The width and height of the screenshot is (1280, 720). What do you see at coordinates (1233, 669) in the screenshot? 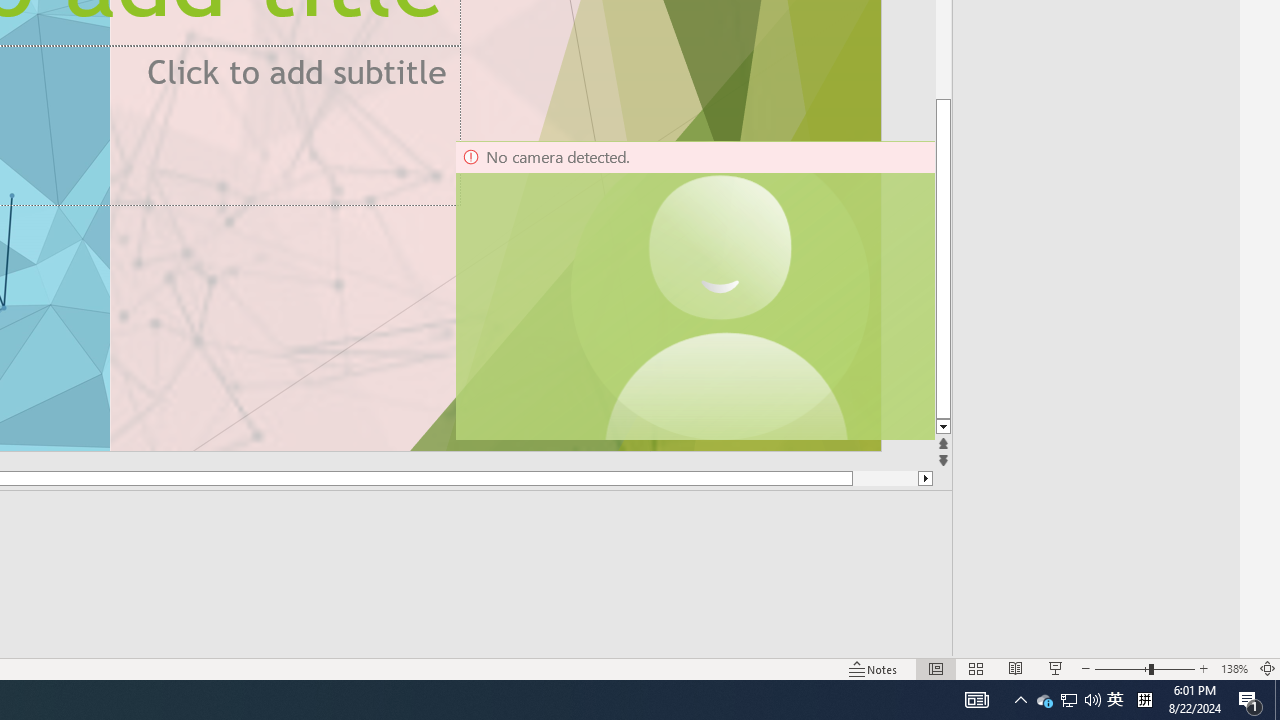
I see `'Zoom 138%'` at bounding box center [1233, 669].